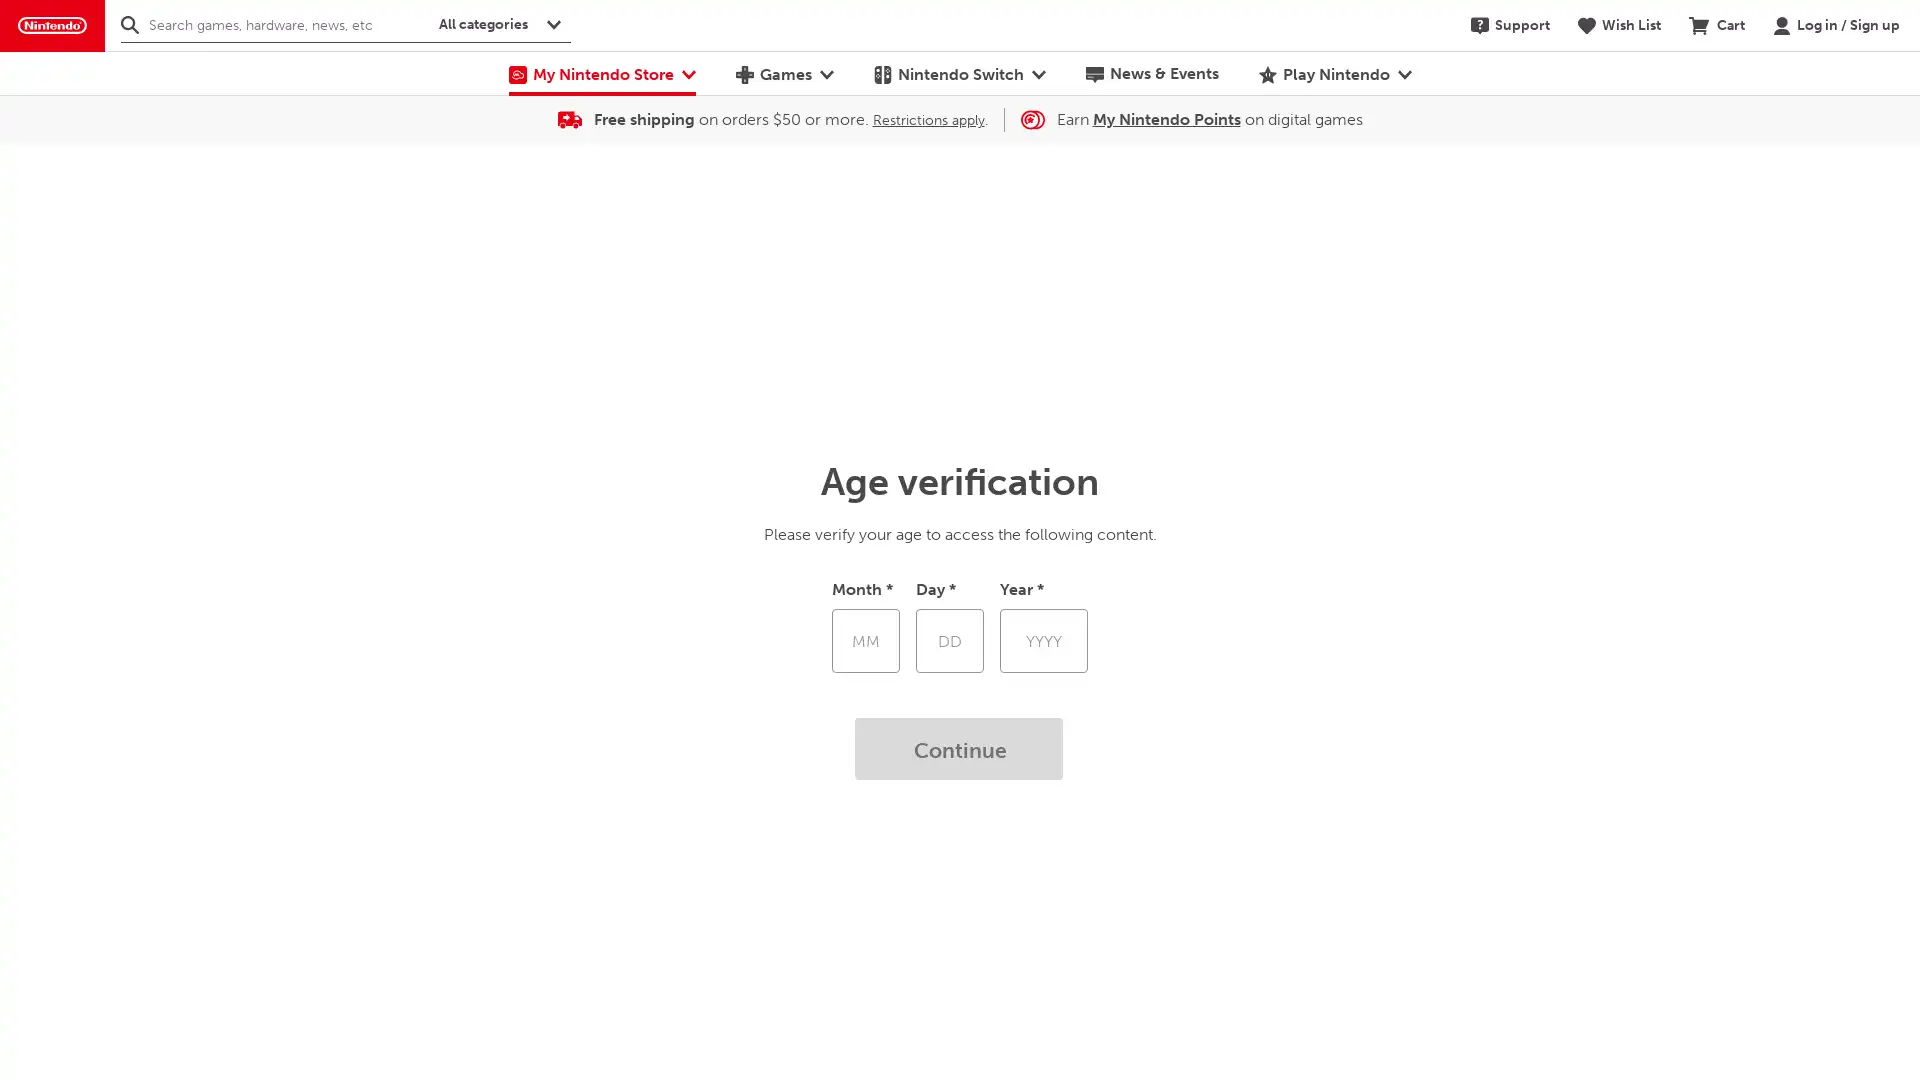  I want to click on Play Nintendo, so click(1334, 72).